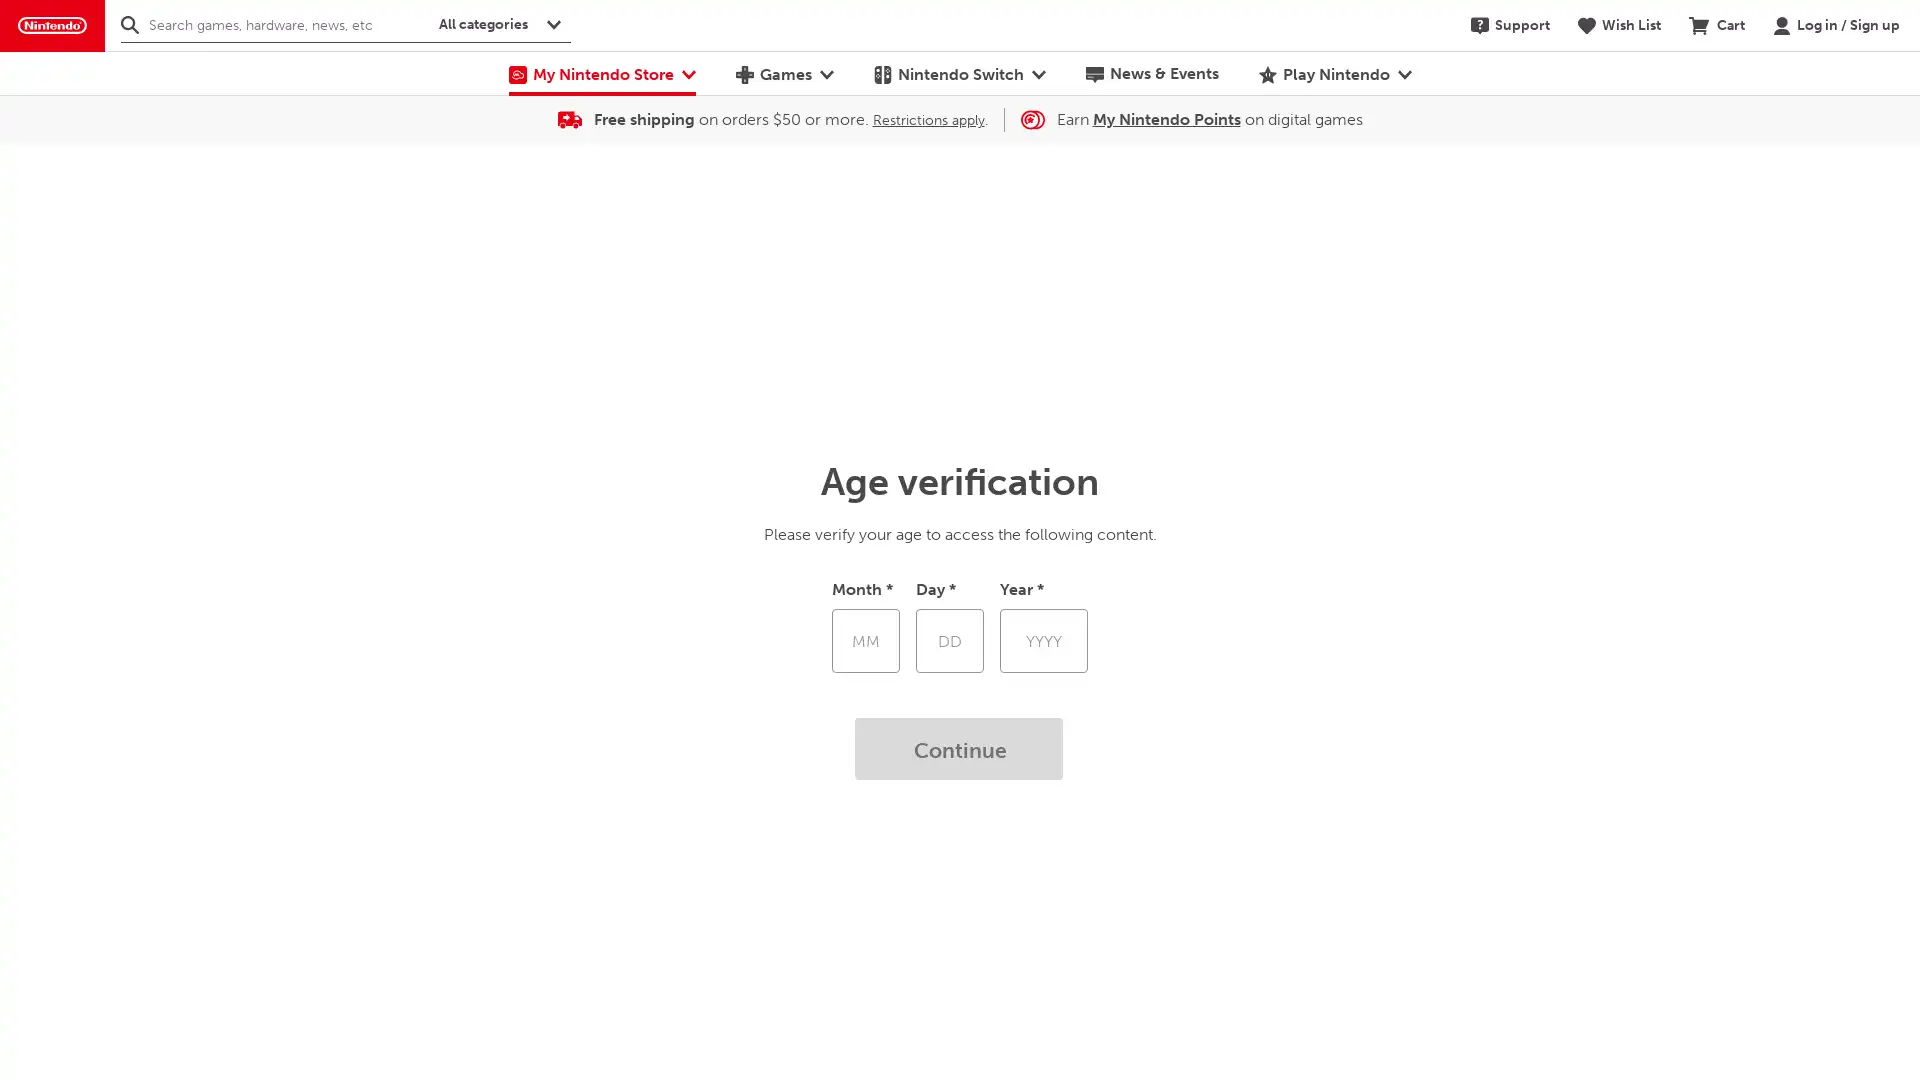  I want to click on Play Nintendo, so click(1334, 72).